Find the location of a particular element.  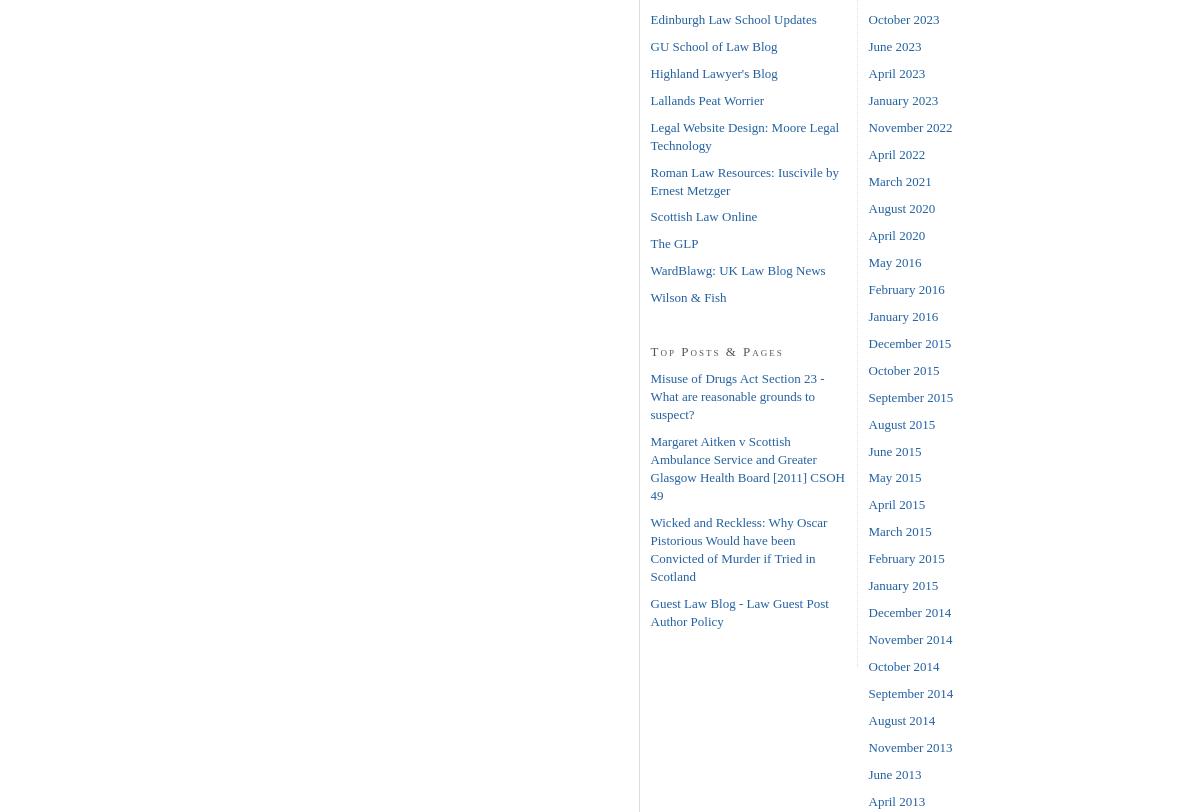

'March 2021' is located at coordinates (866, 180).